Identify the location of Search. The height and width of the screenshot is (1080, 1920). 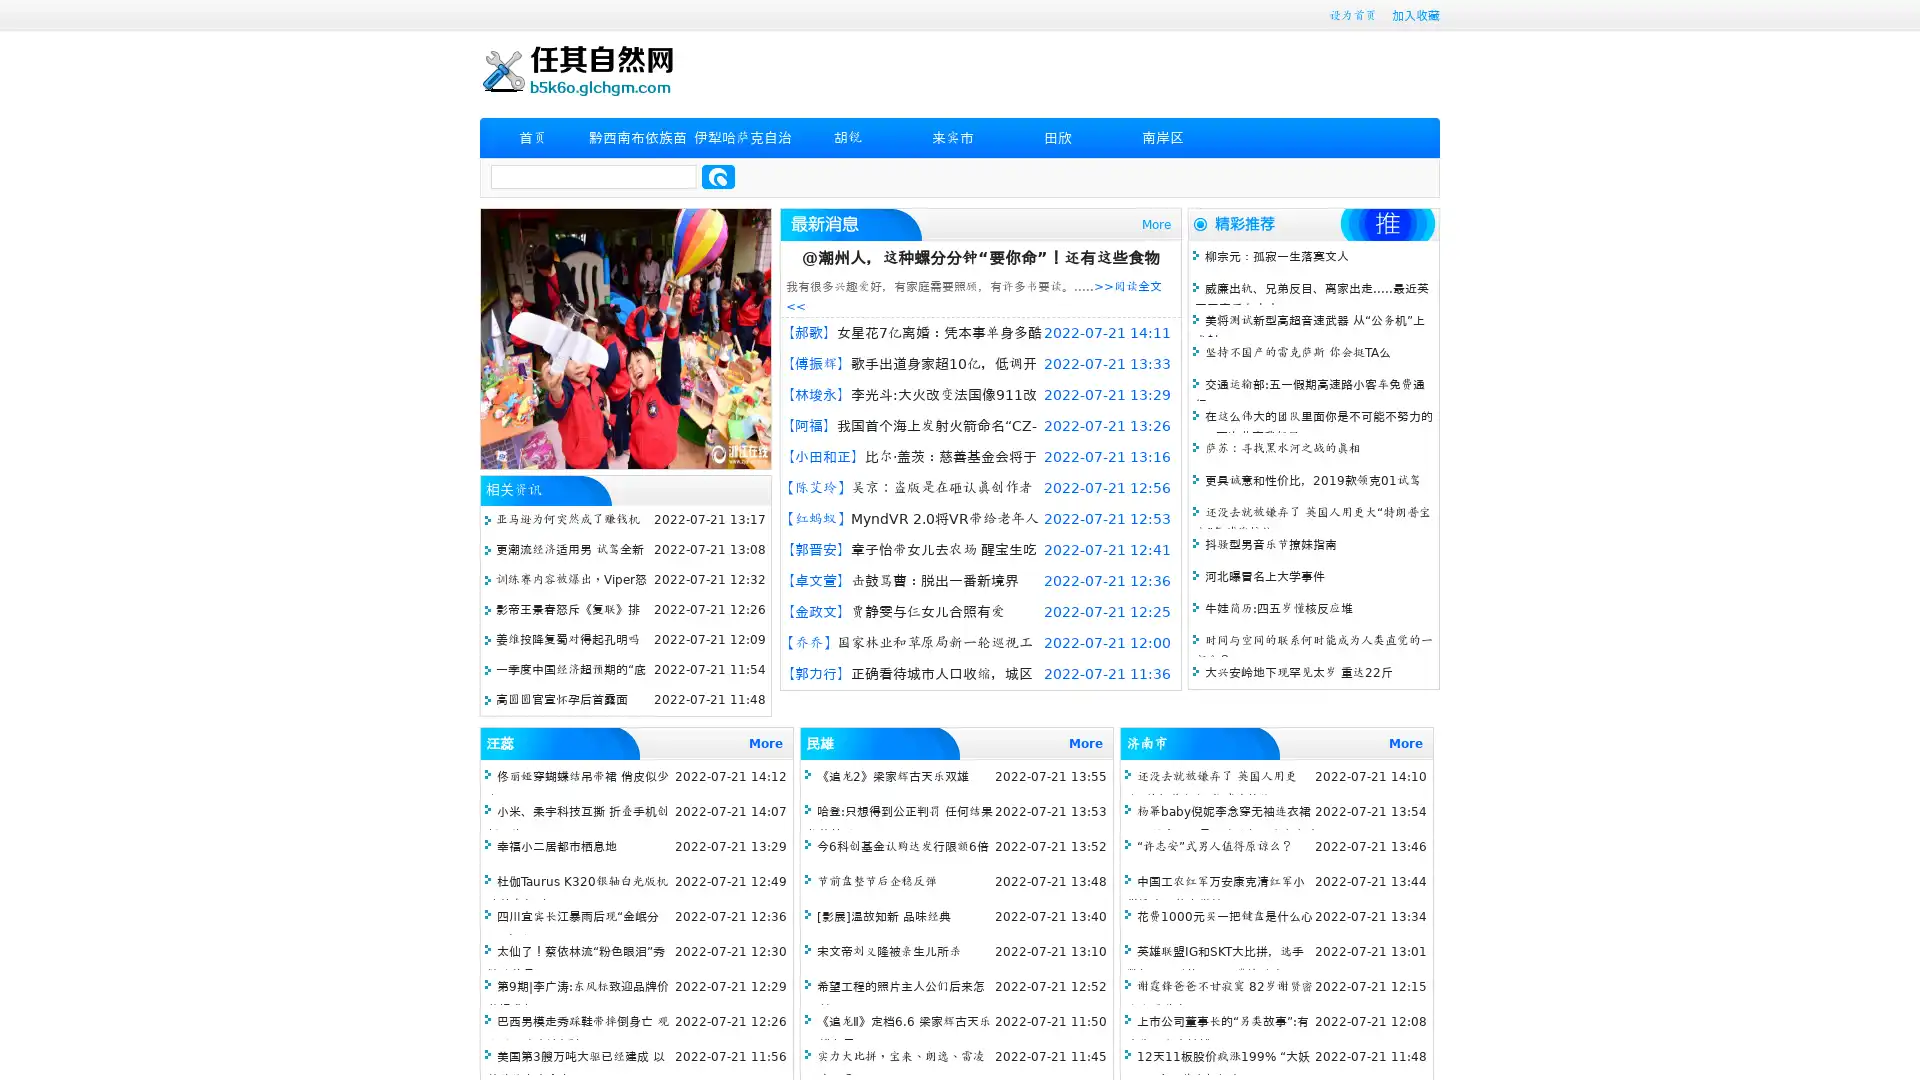
(718, 176).